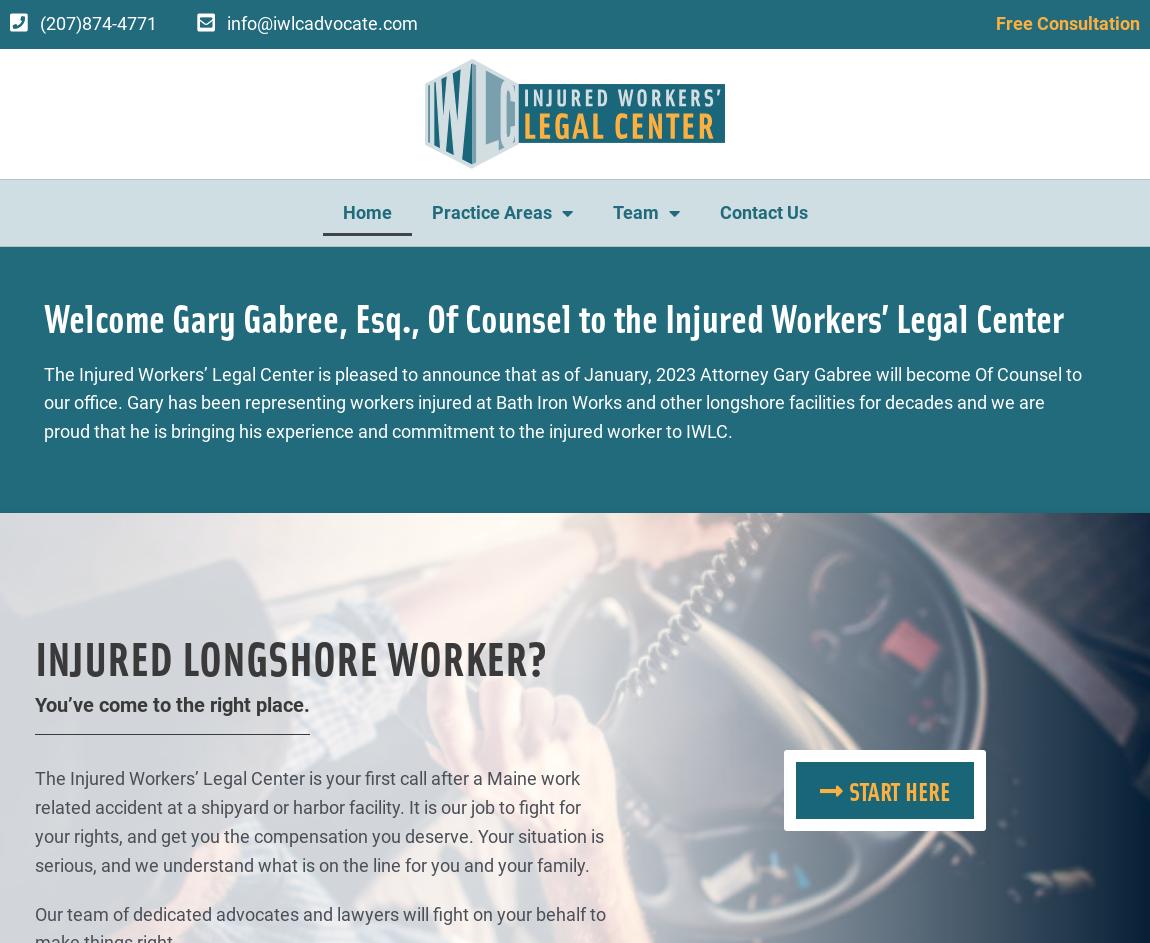  Describe the element at coordinates (97, 23) in the screenshot. I see `'(207)874-4771'` at that location.